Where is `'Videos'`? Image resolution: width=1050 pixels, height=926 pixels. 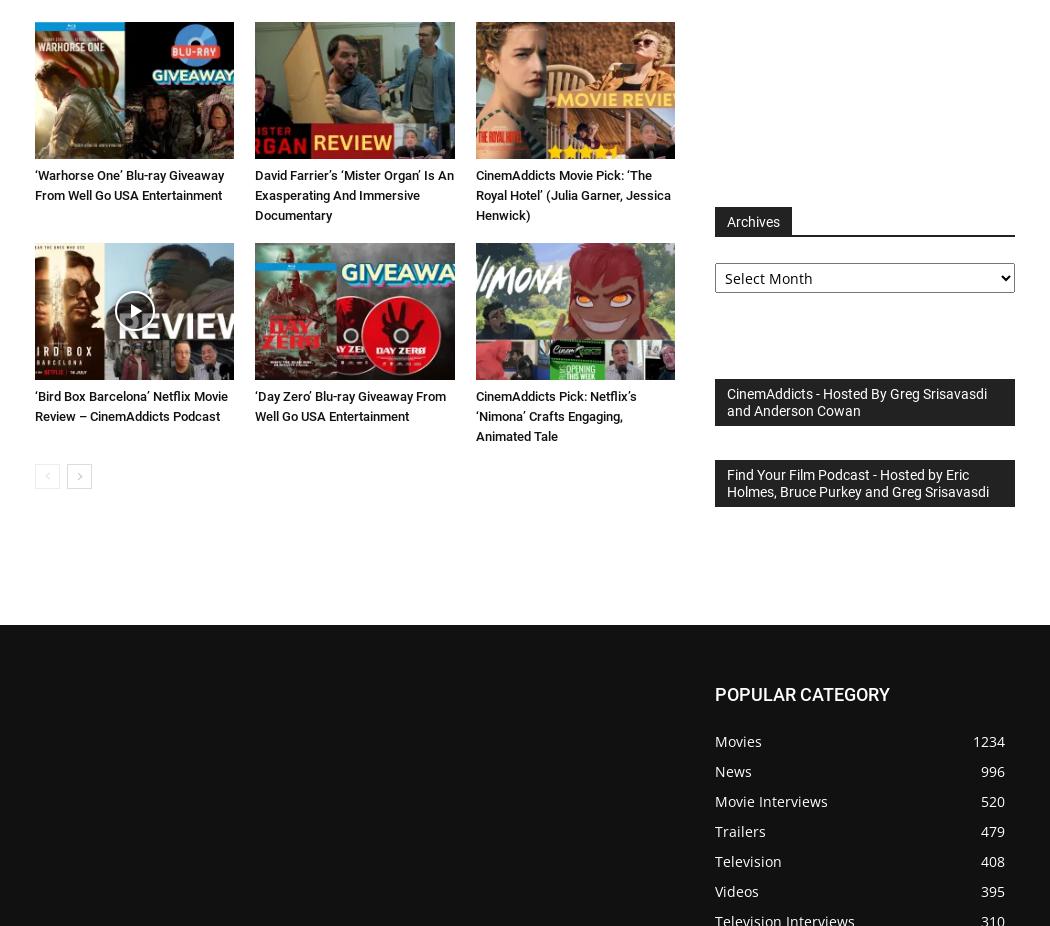
'Videos' is located at coordinates (735, 891).